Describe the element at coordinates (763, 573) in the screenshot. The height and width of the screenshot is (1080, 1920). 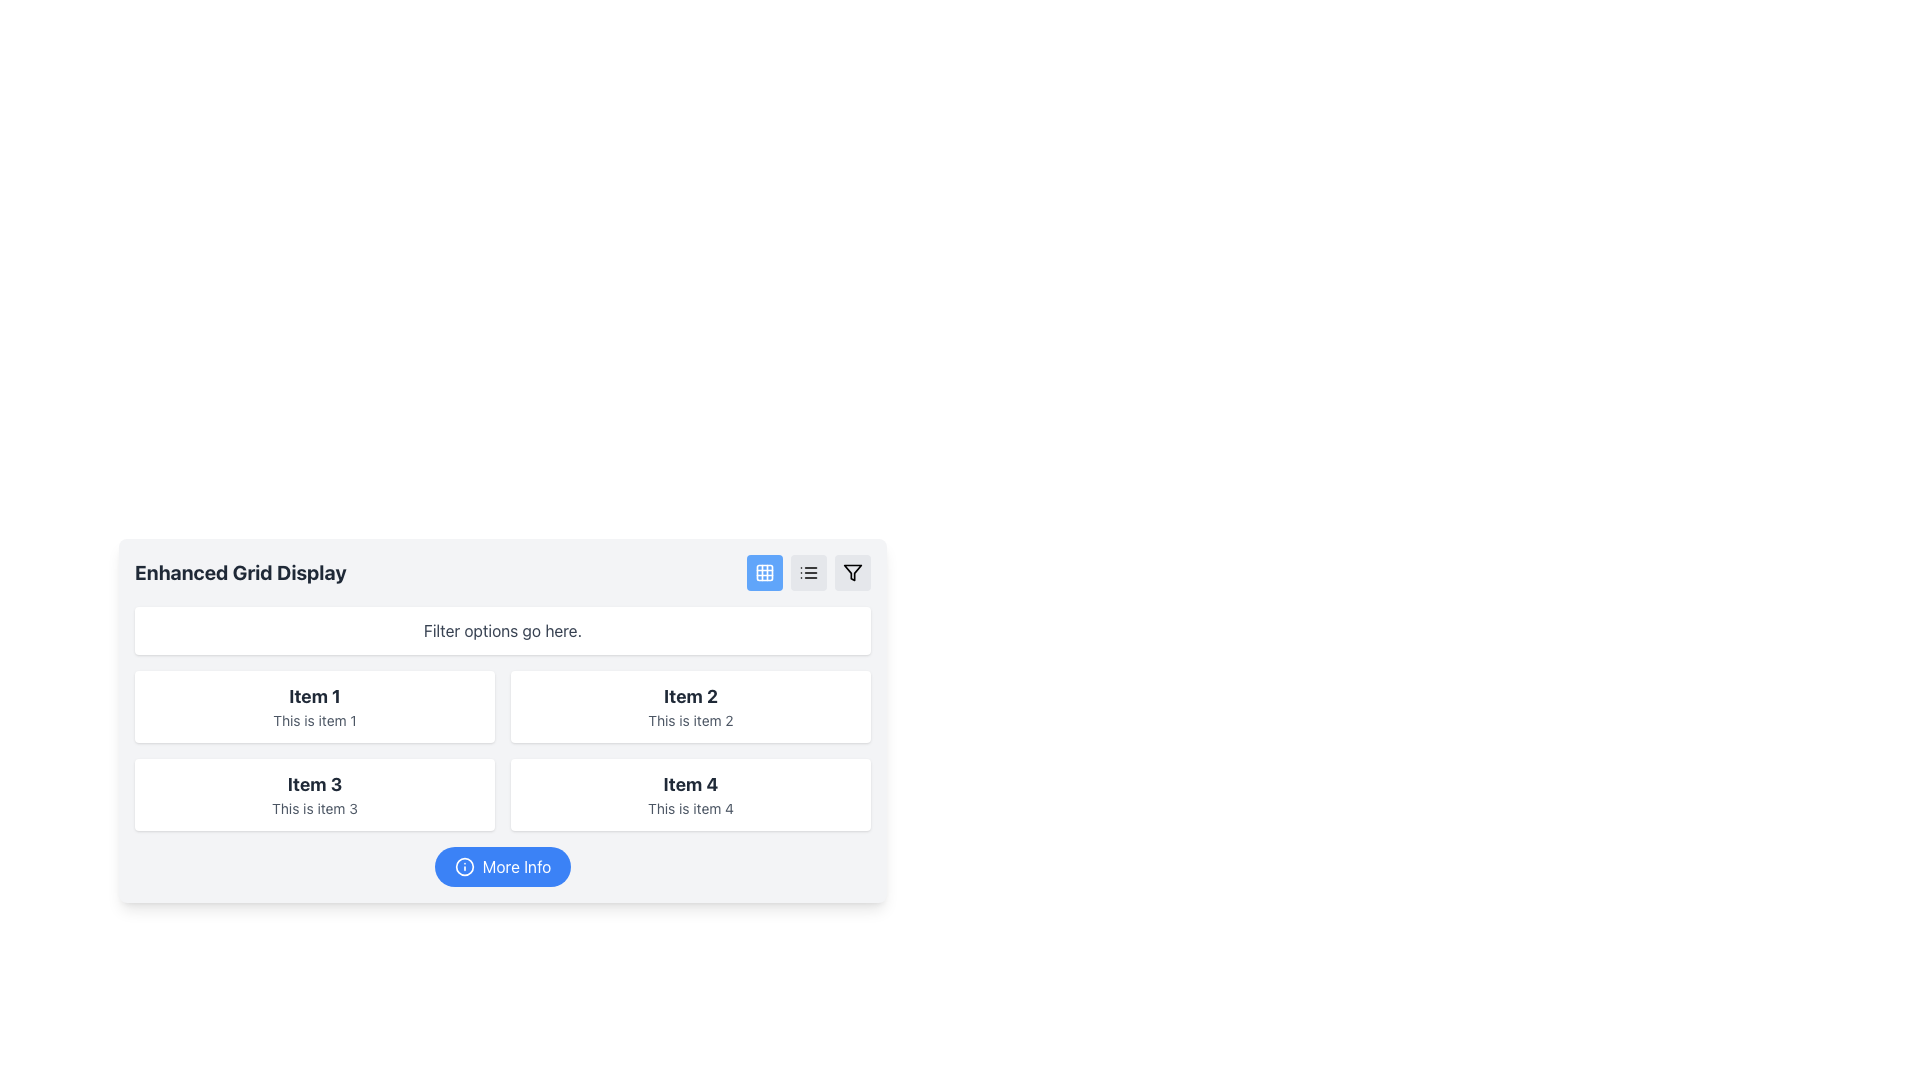
I see `the decorative shape component located at the center cell of the grid icon in the top-right corner of the enhanced grid display interface` at that location.